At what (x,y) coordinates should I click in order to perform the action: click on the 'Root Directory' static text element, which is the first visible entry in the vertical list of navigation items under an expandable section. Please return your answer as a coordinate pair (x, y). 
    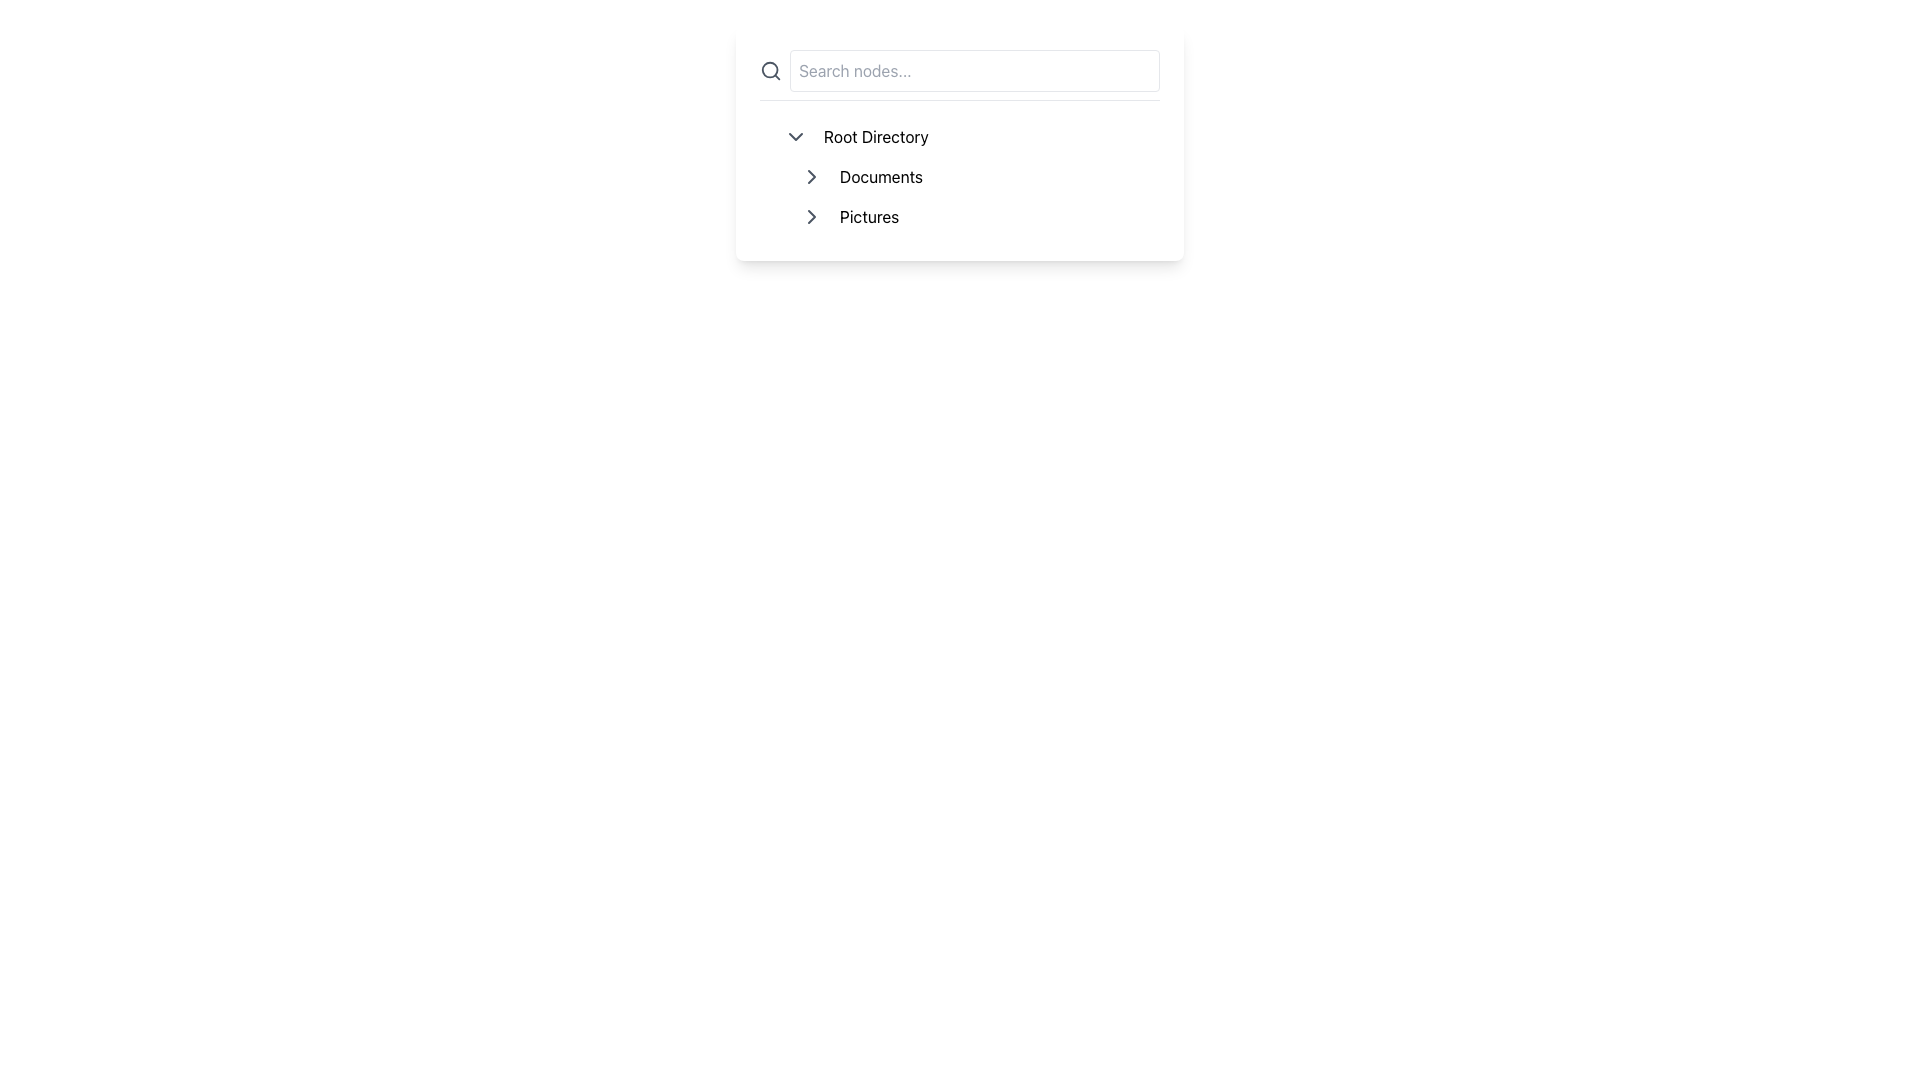
    Looking at the image, I should click on (876, 136).